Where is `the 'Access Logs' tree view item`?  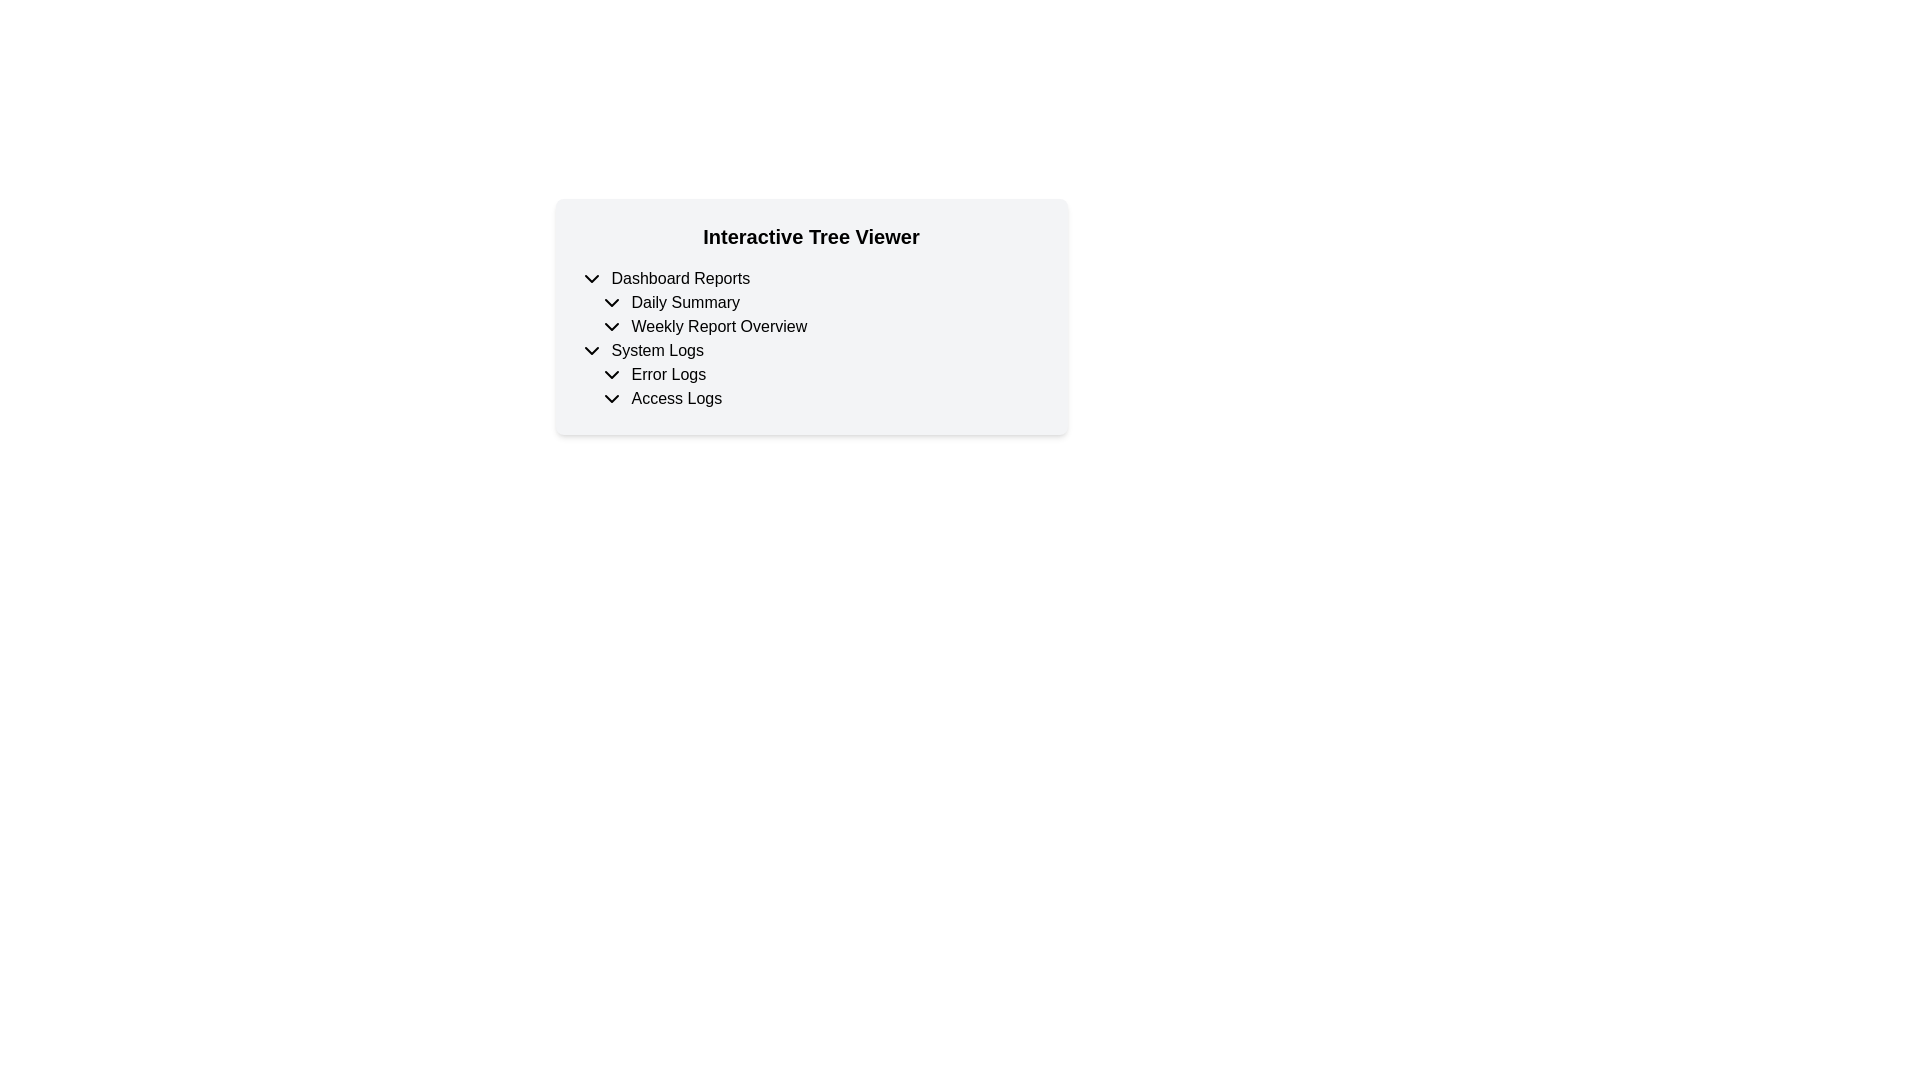 the 'Access Logs' tree view item is located at coordinates (811, 398).